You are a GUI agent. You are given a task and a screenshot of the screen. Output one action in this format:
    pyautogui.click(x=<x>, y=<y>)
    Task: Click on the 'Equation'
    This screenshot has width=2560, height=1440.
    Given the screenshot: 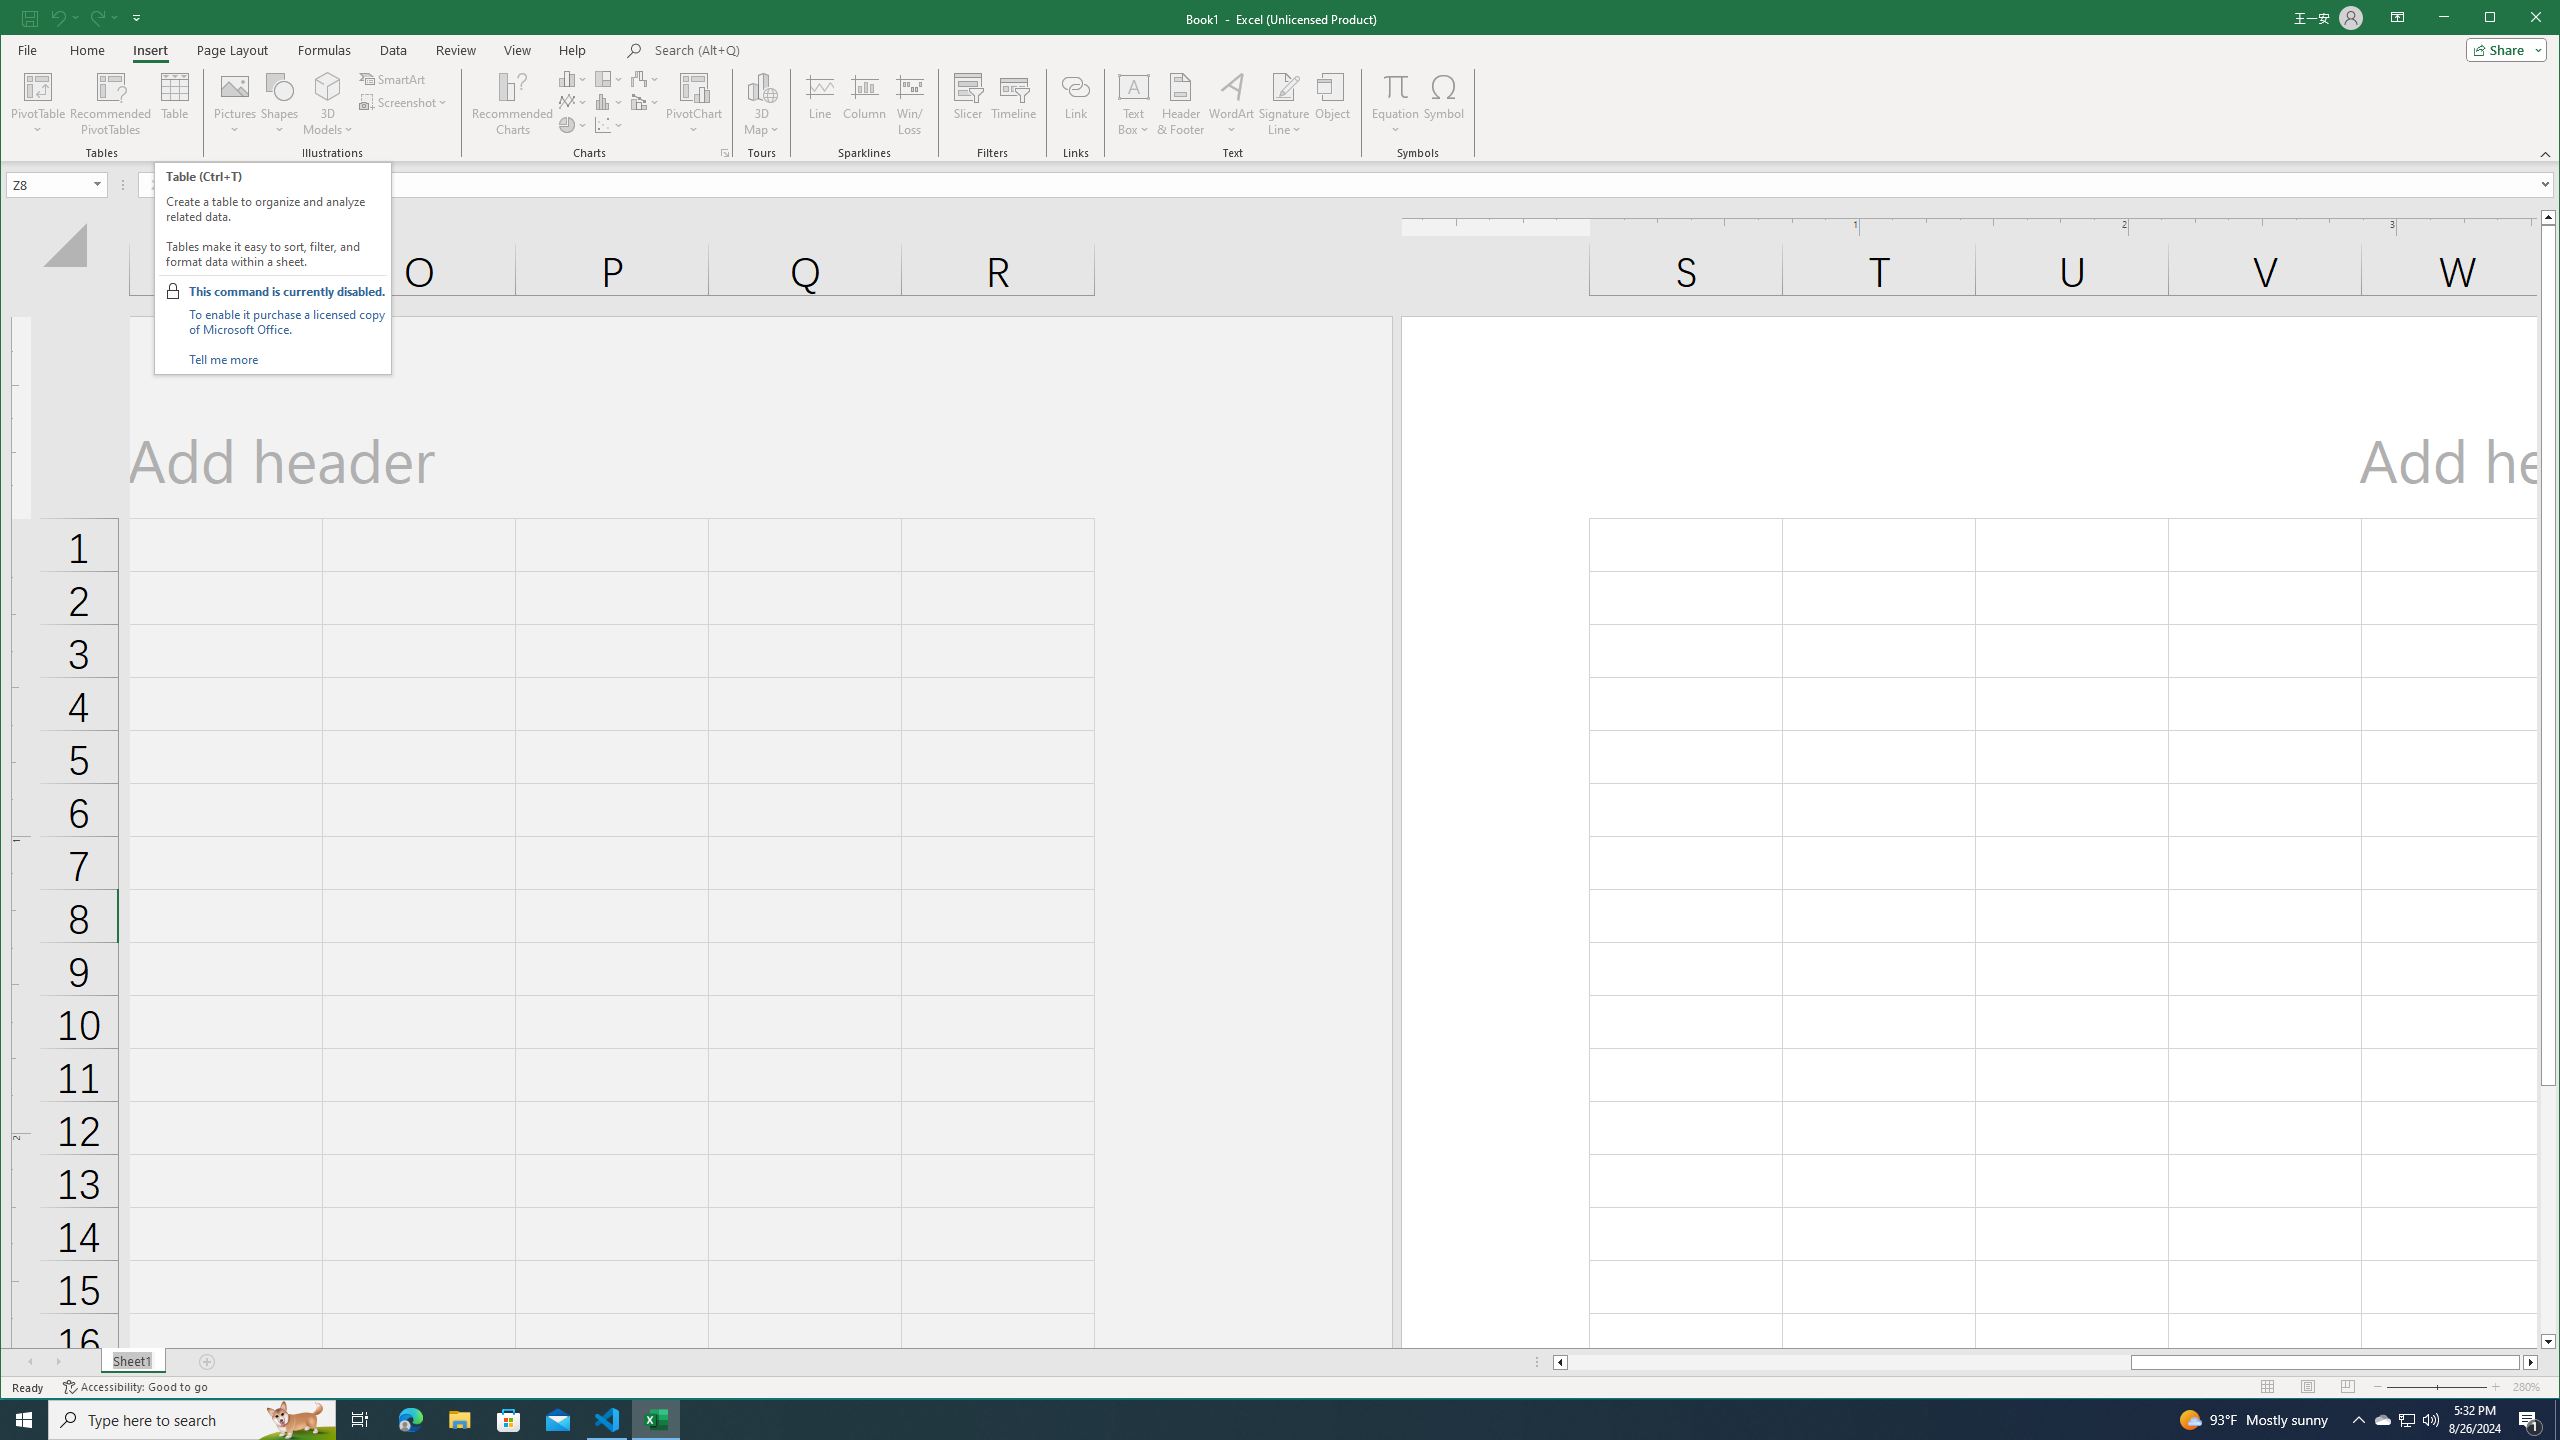 What is the action you would take?
    pyautogui.click(x=1394, y=103)
    